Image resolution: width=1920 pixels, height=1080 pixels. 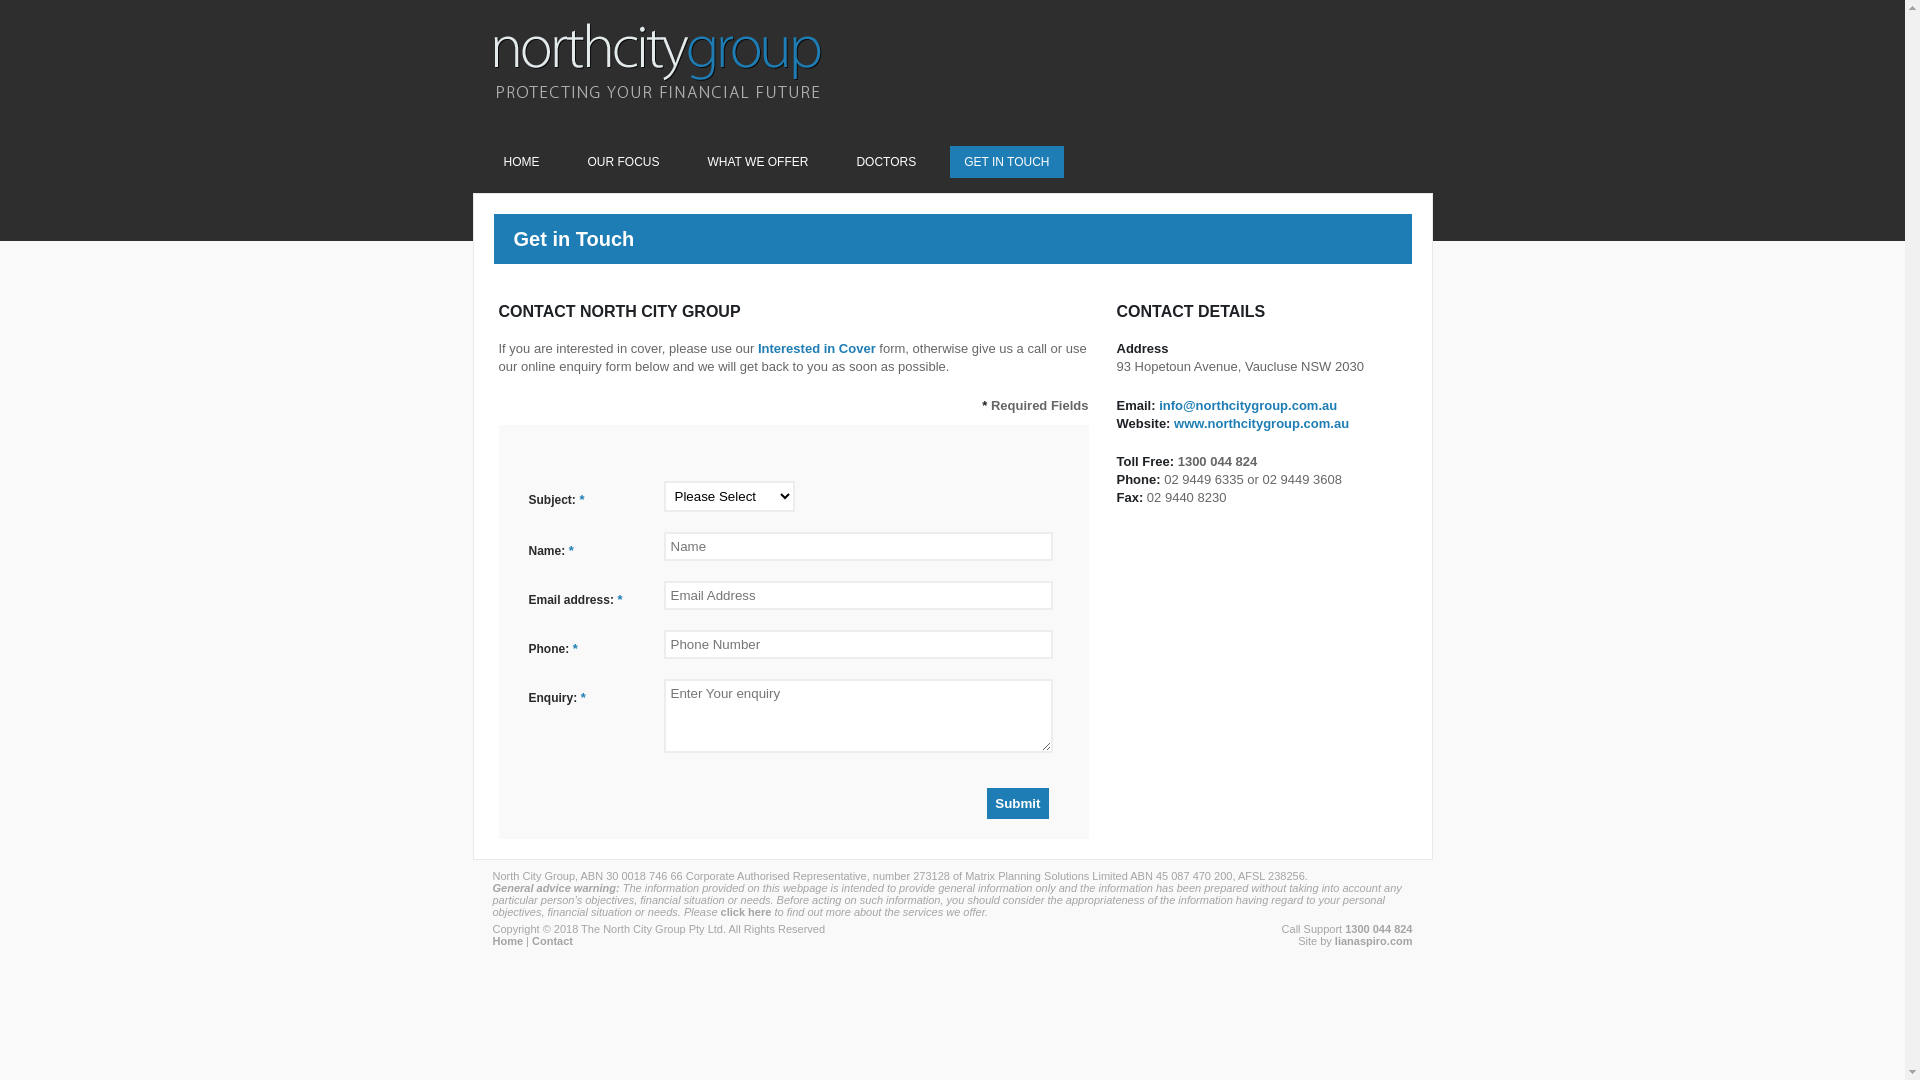 What do you see at coordinates (522, 161) in the screenshot?
I see `'HOME'` at bounding box center [522, 161].